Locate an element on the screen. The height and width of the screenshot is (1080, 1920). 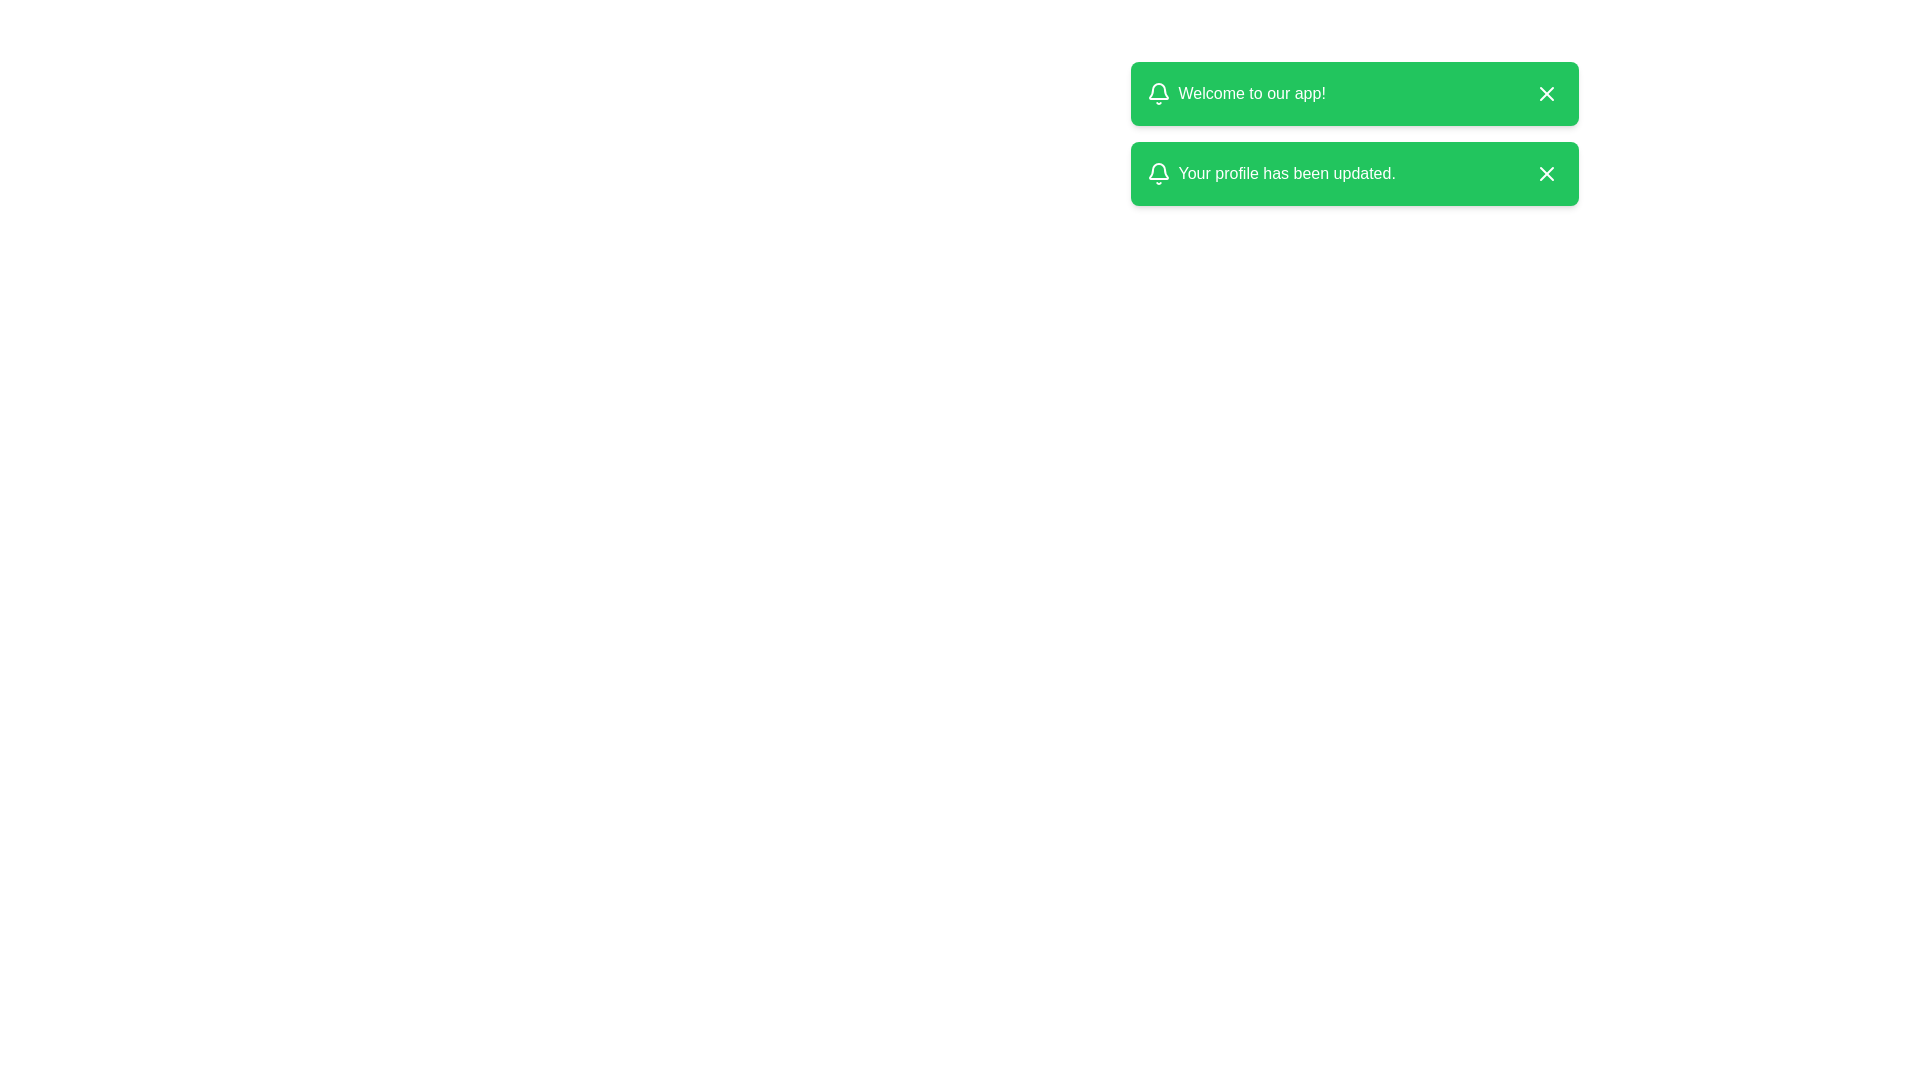
message from the notification banner that informs the user of a successful profile update, positioned below the 'Welcome to our app!' banner is located at coordinates (1354, 172).